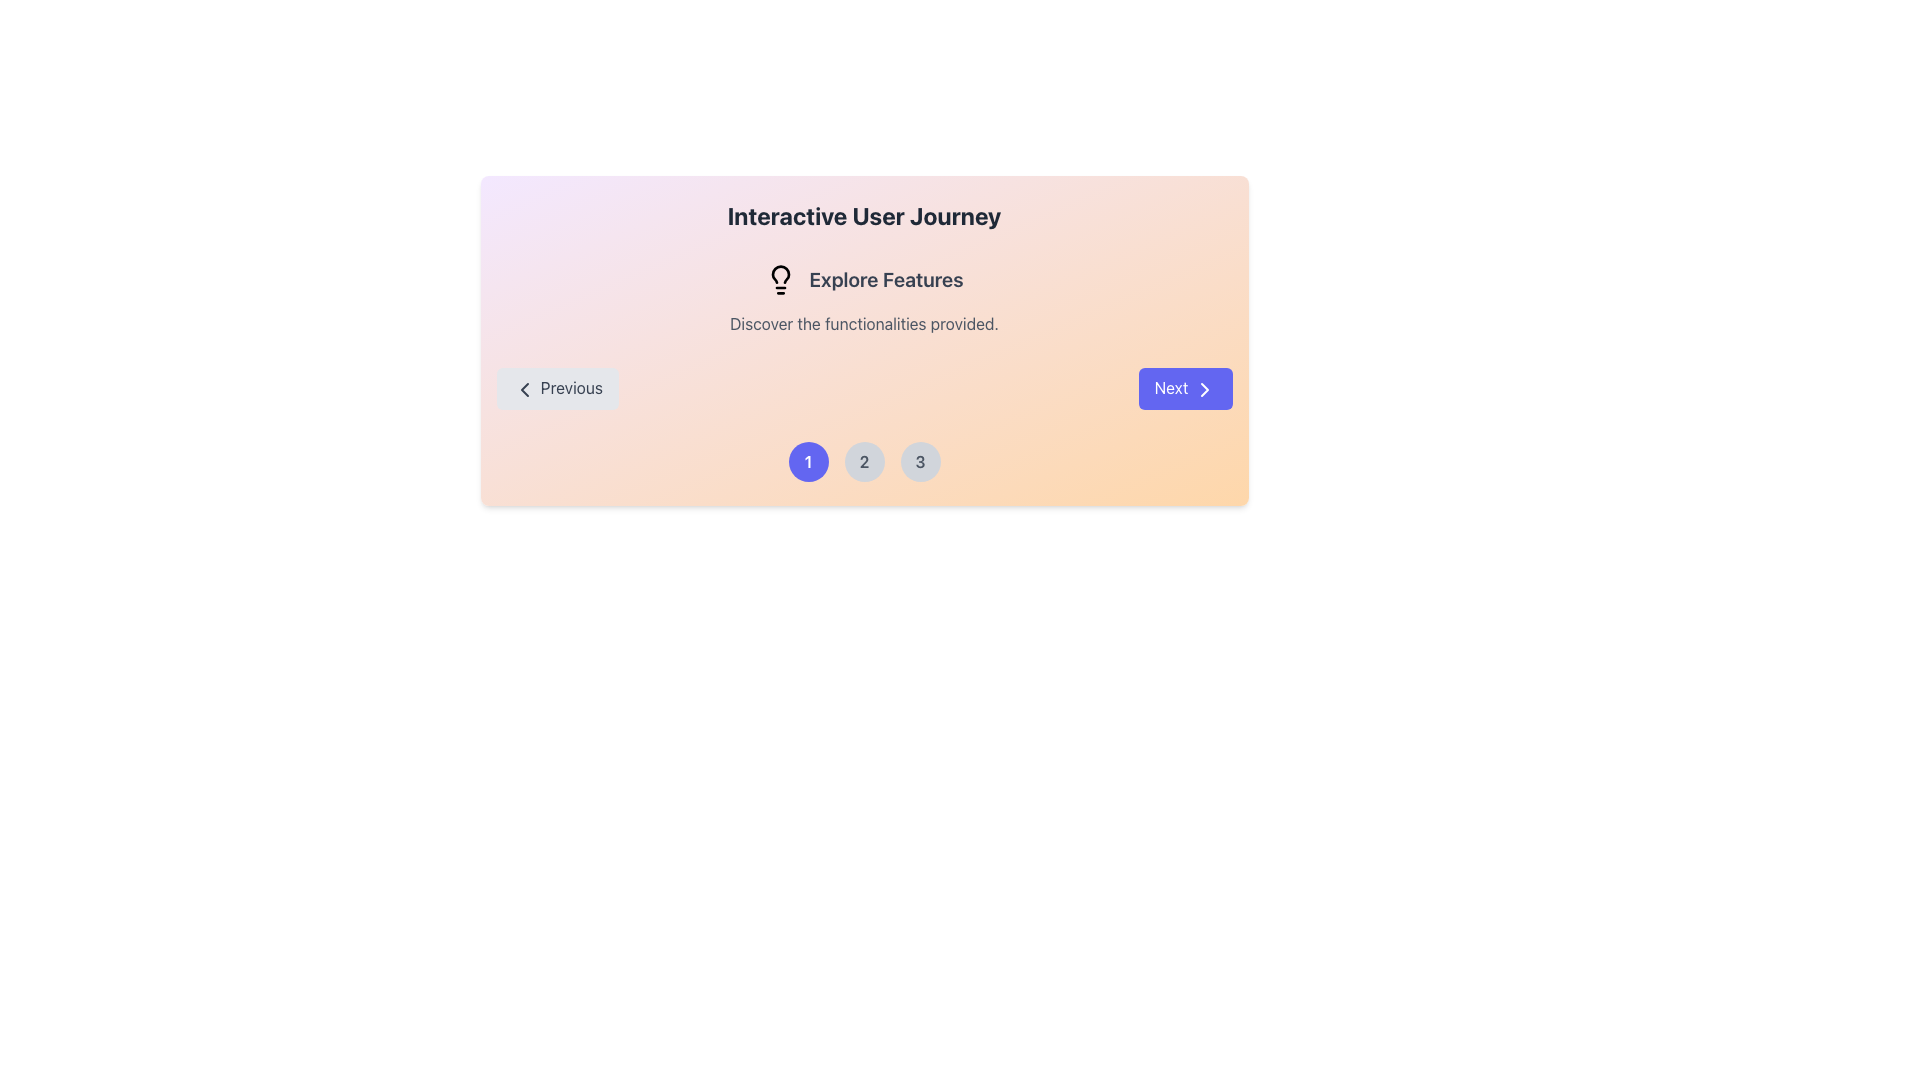 The width and height of the screenshot is (1920, 1080). What do you see at coordinates (885, 280) in the screenshot?
I see `the text label that reads 'Explore Features'` at bounding box center [885, 280].